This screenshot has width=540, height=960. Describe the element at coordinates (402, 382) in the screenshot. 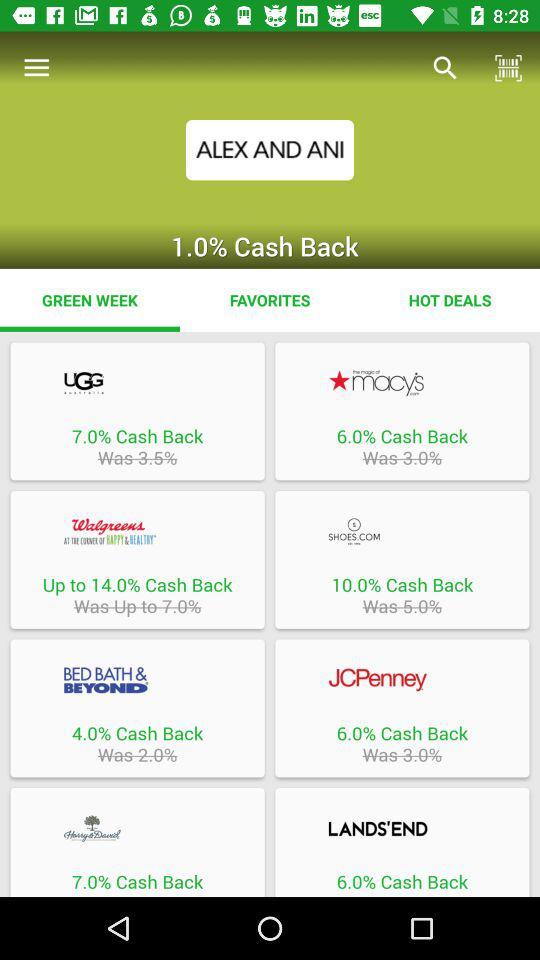

I see `redirect` at that location.